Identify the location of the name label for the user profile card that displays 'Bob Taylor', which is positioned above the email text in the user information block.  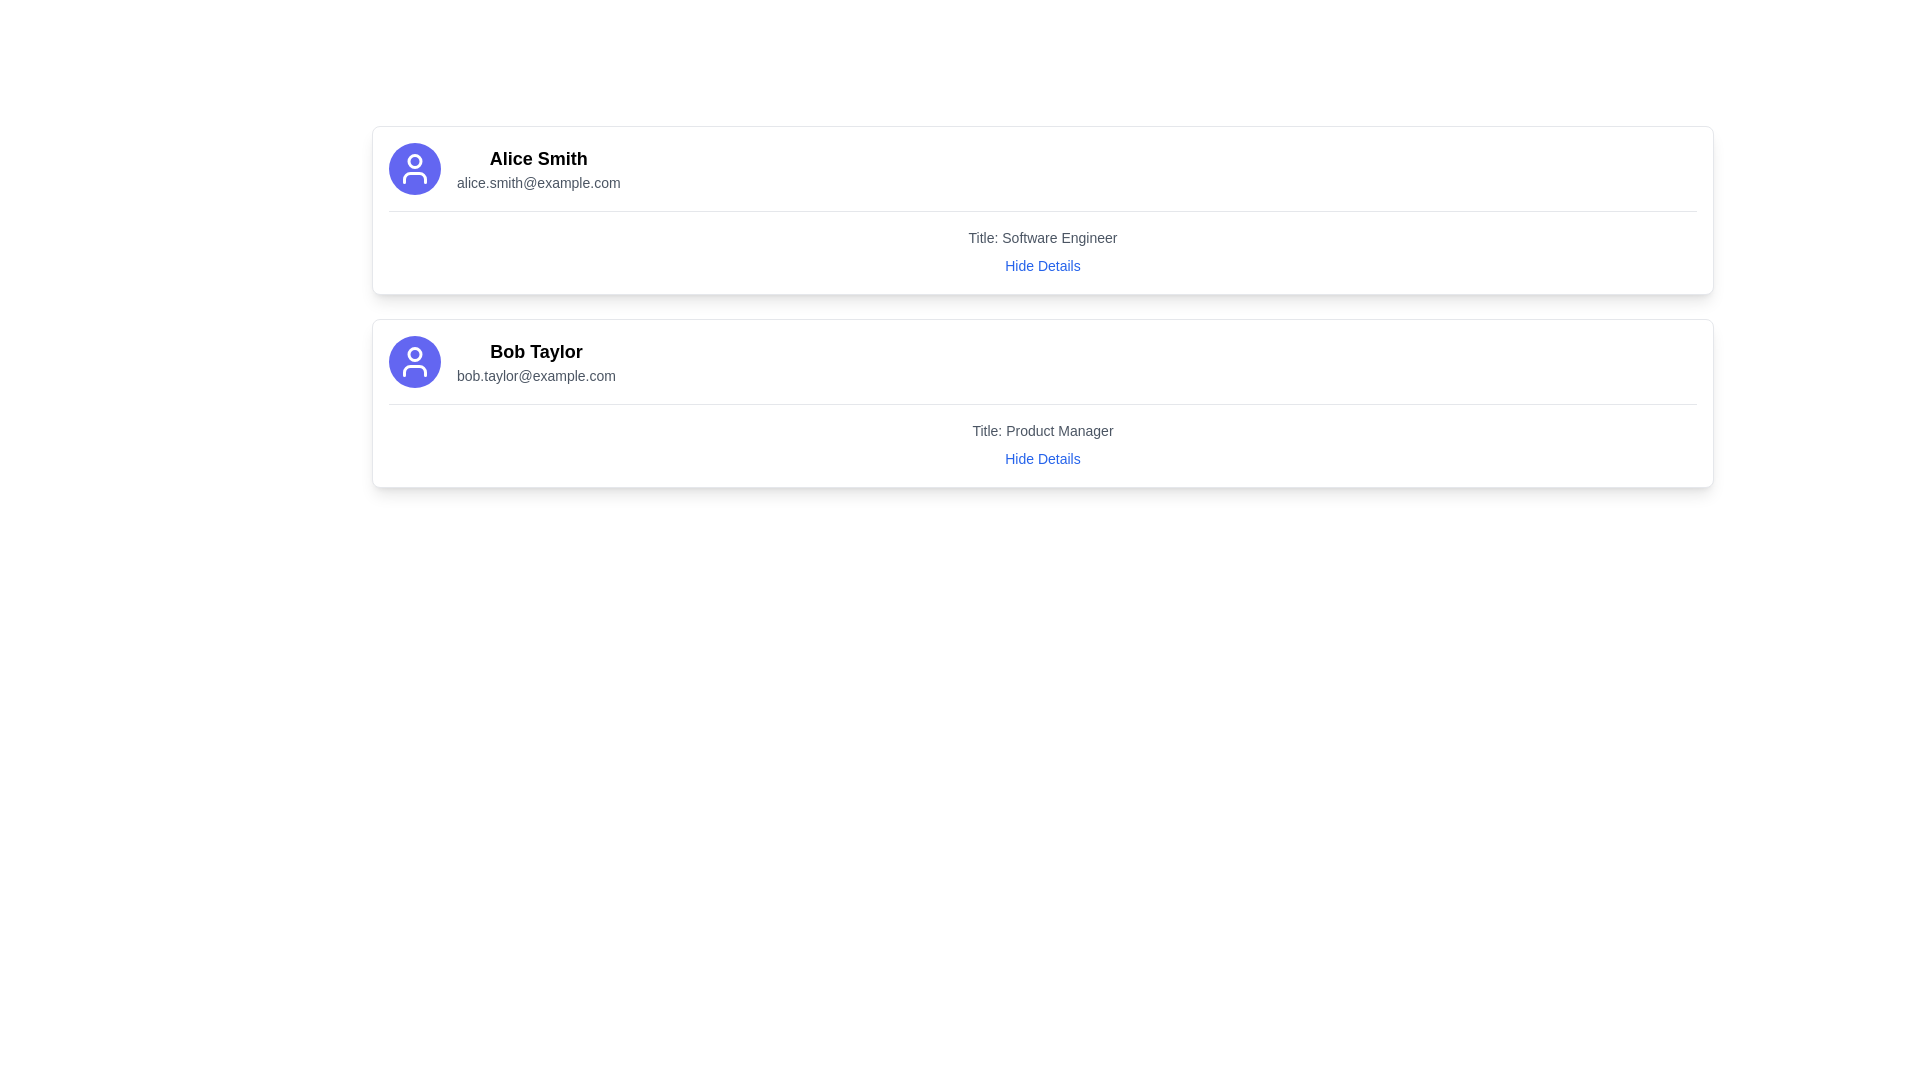
(536, 350).